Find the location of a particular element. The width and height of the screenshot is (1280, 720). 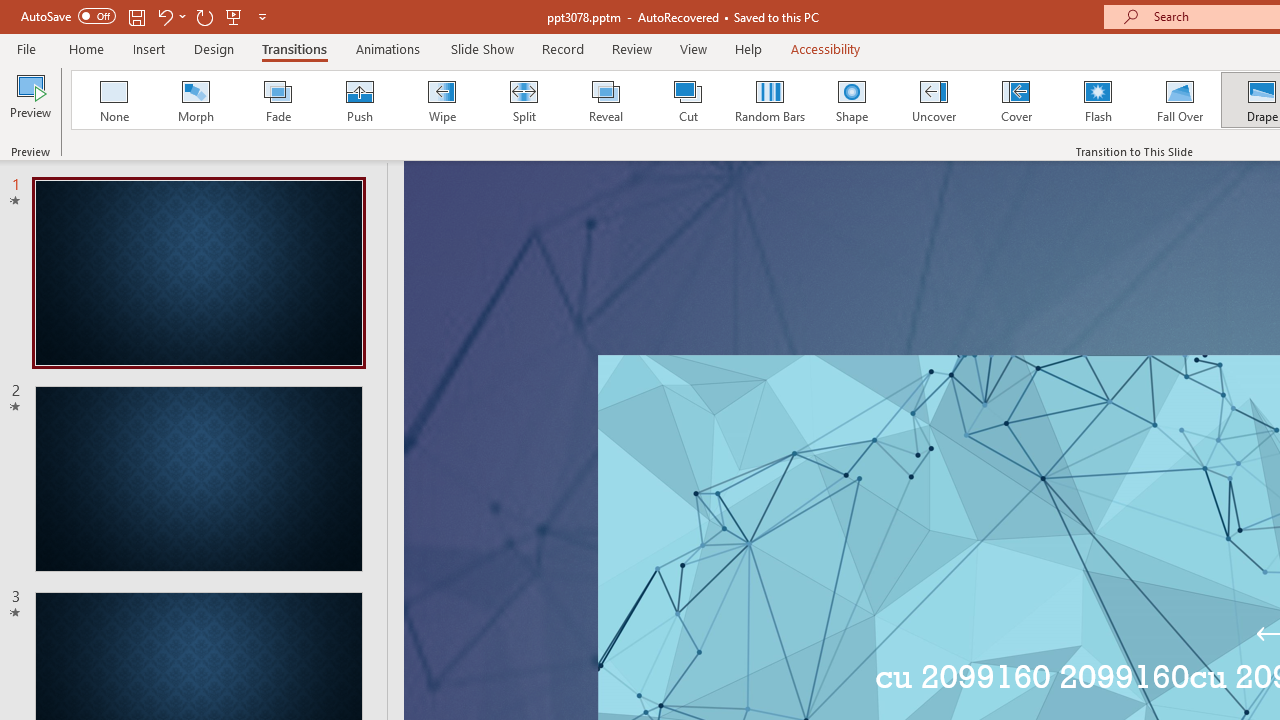

'Reveal' is located at coordinates (604, 100).